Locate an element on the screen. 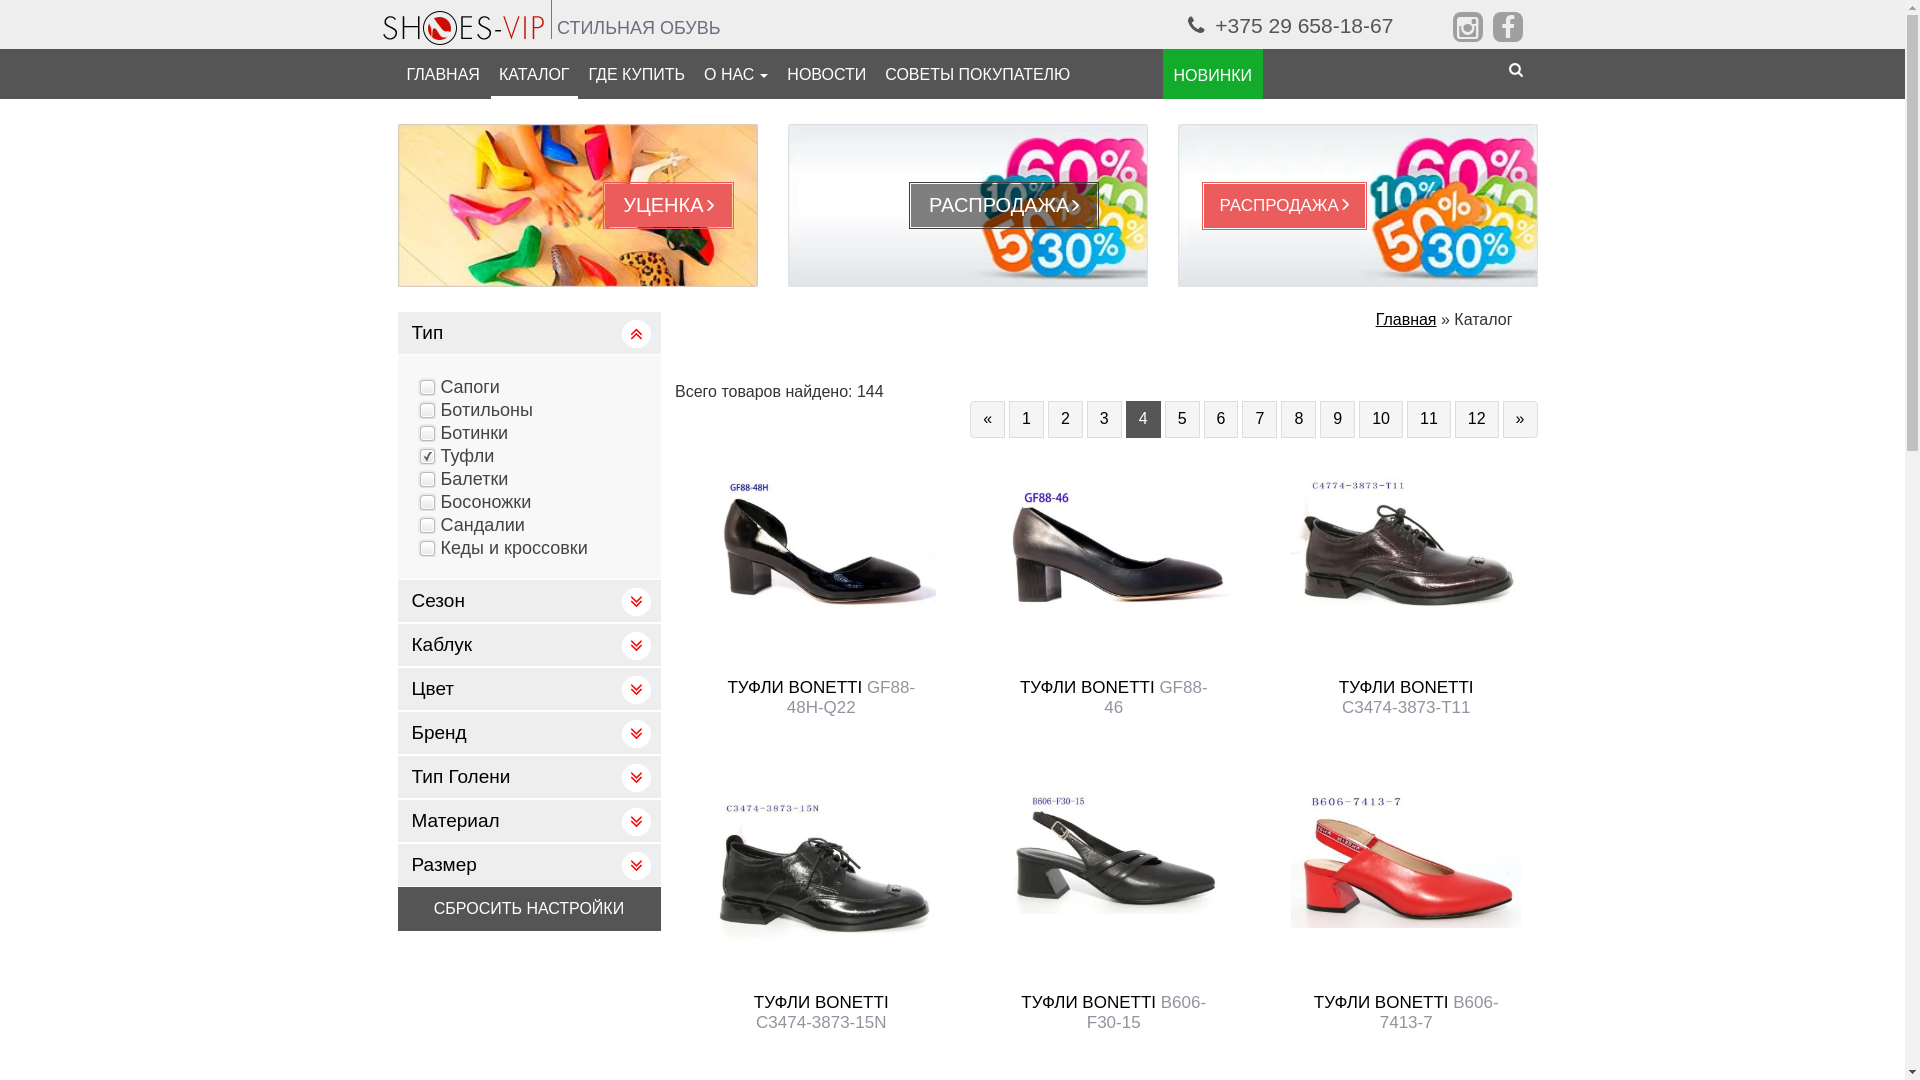 The height and width of the screenshot is (1080, 1920). '8' is located at coordinates (1298, 418).